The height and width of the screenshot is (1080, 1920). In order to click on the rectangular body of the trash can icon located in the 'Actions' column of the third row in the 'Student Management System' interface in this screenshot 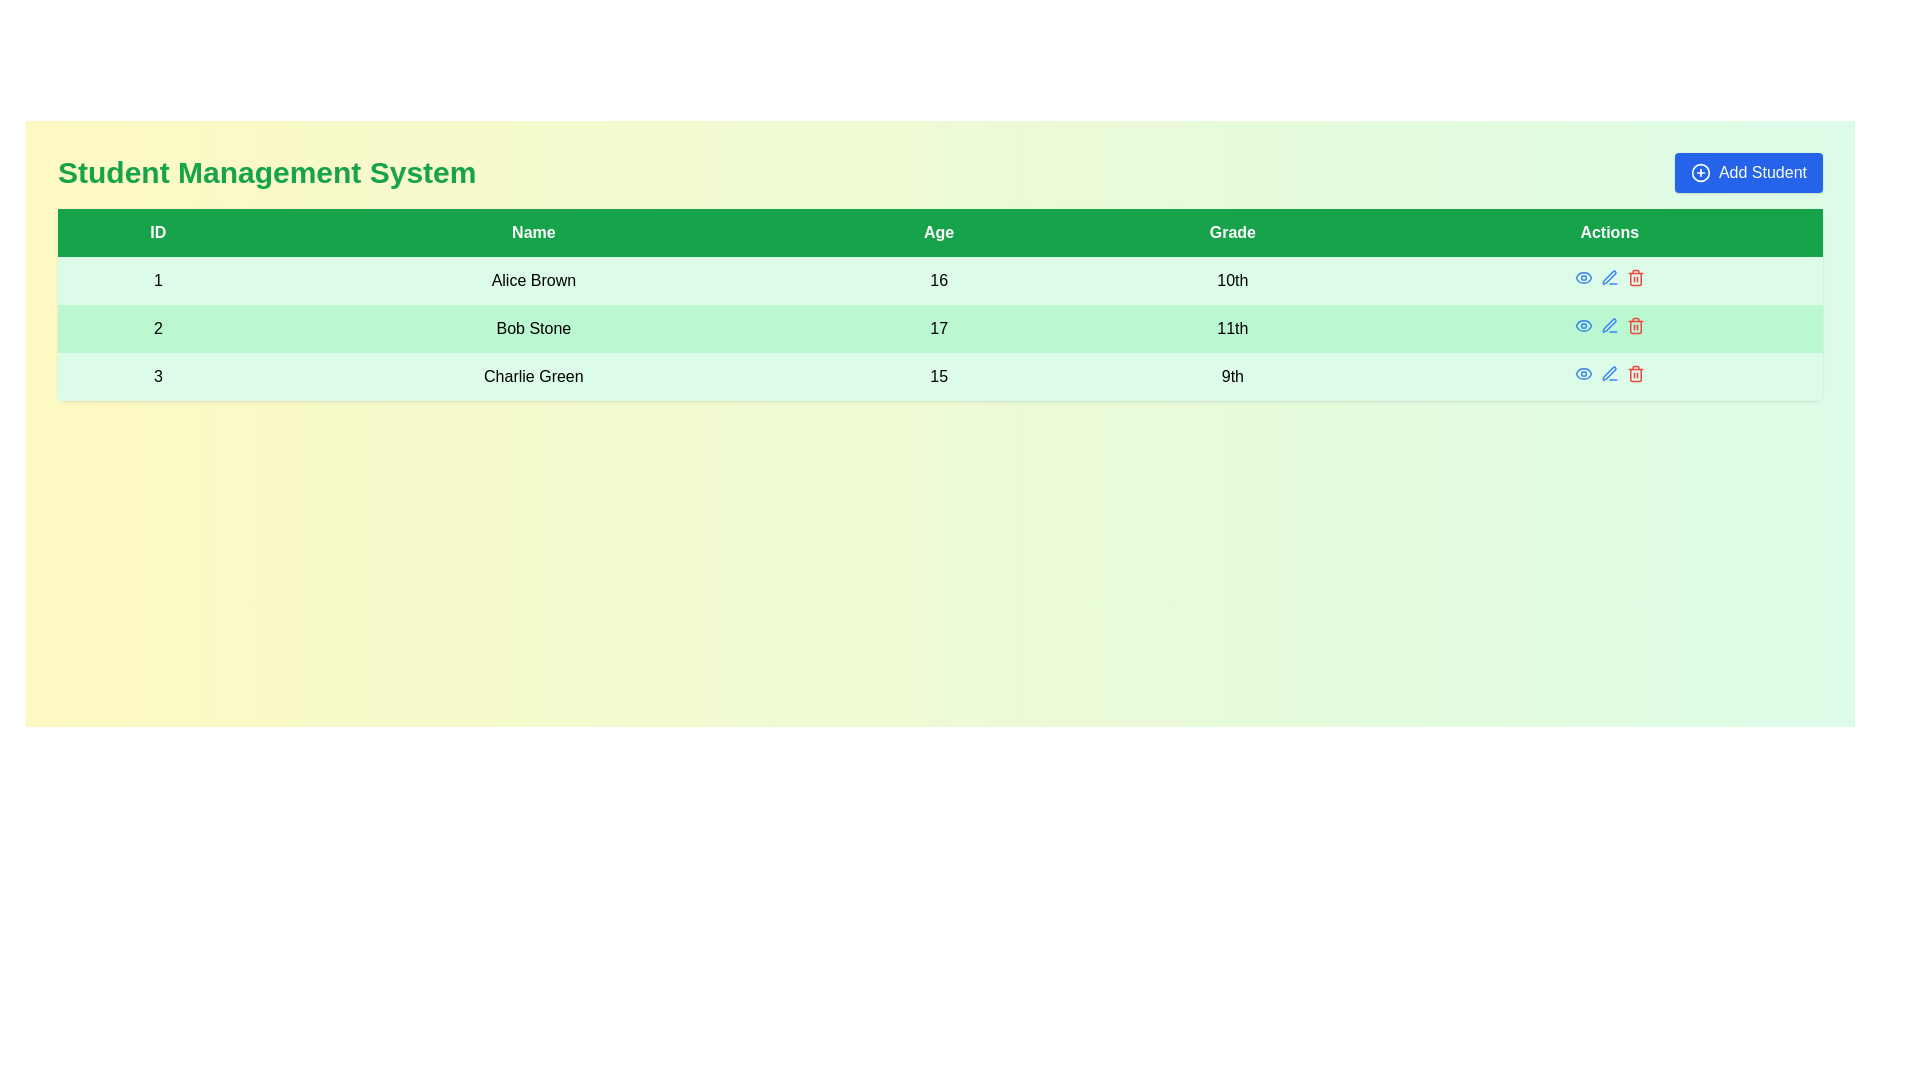, I will do `click(1635, 279)`.